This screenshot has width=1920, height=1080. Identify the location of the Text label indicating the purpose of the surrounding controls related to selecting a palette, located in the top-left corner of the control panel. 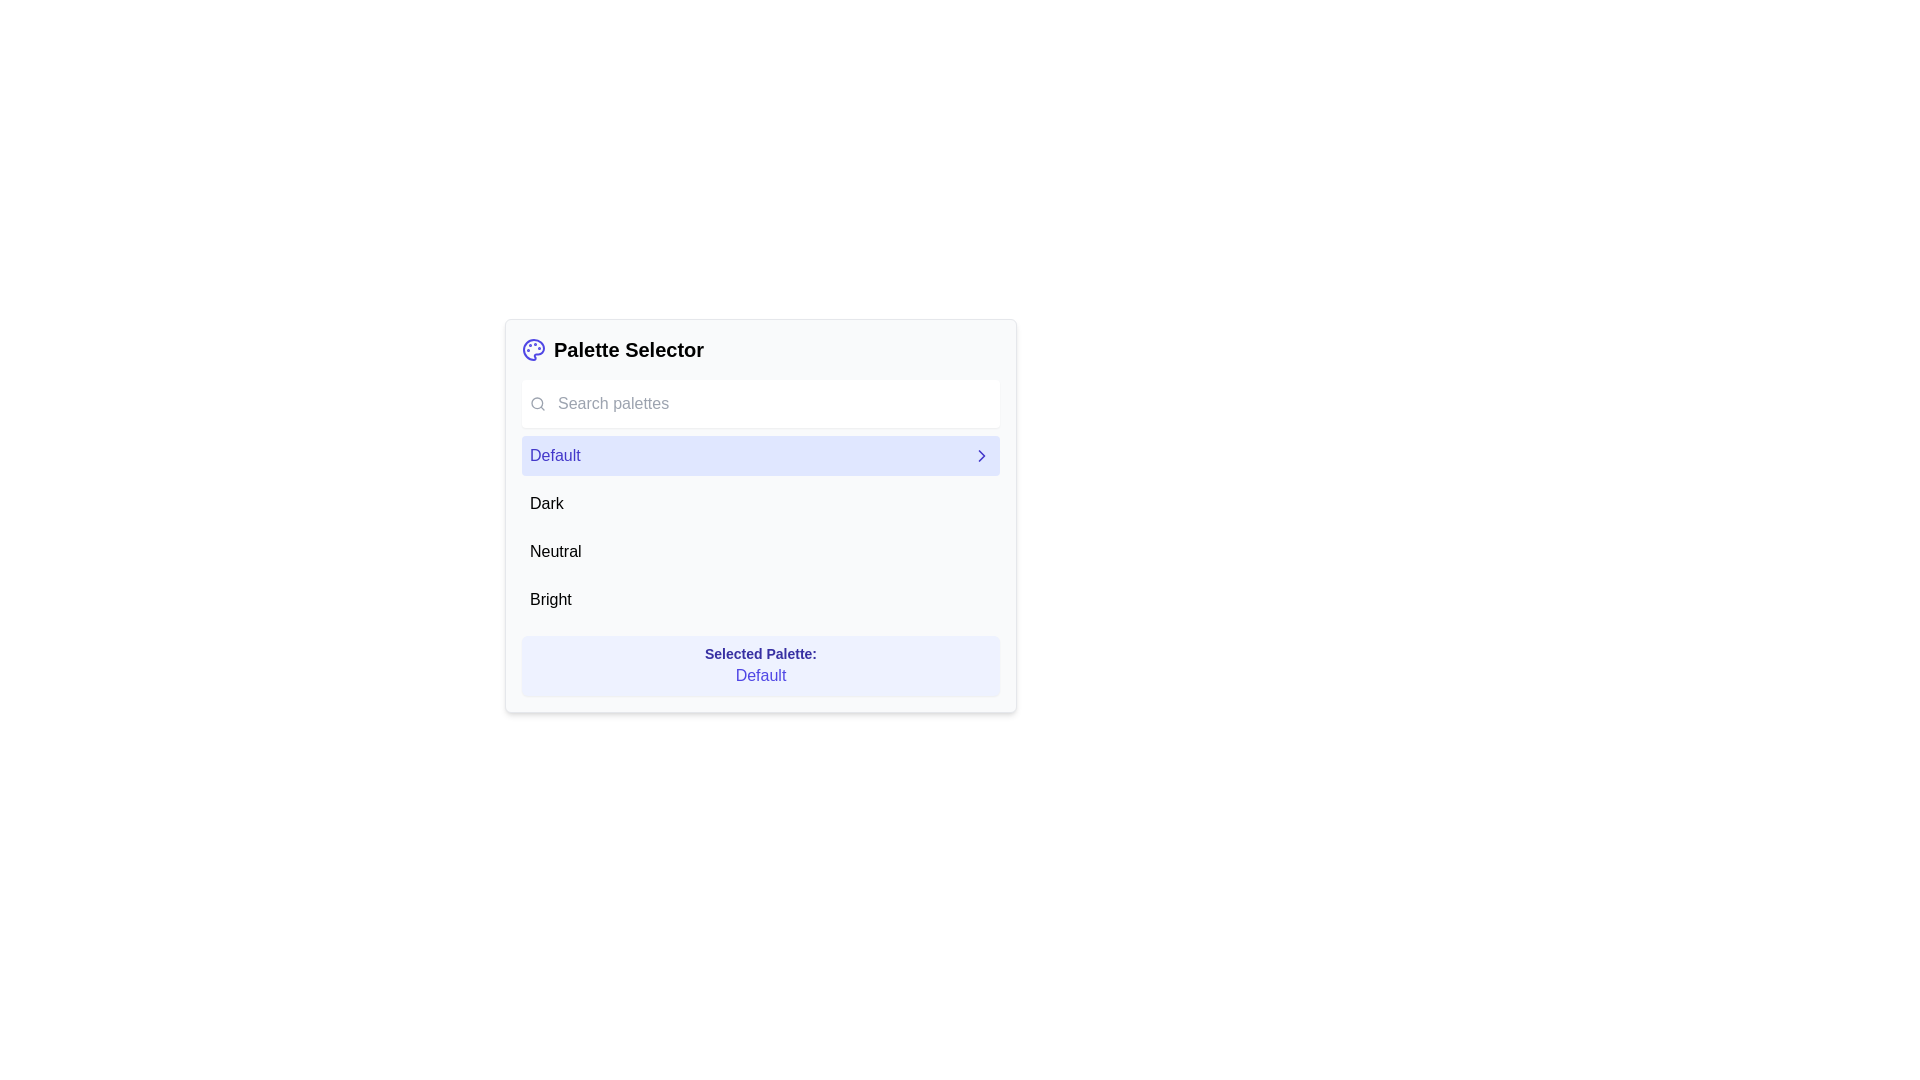
(627, 349).